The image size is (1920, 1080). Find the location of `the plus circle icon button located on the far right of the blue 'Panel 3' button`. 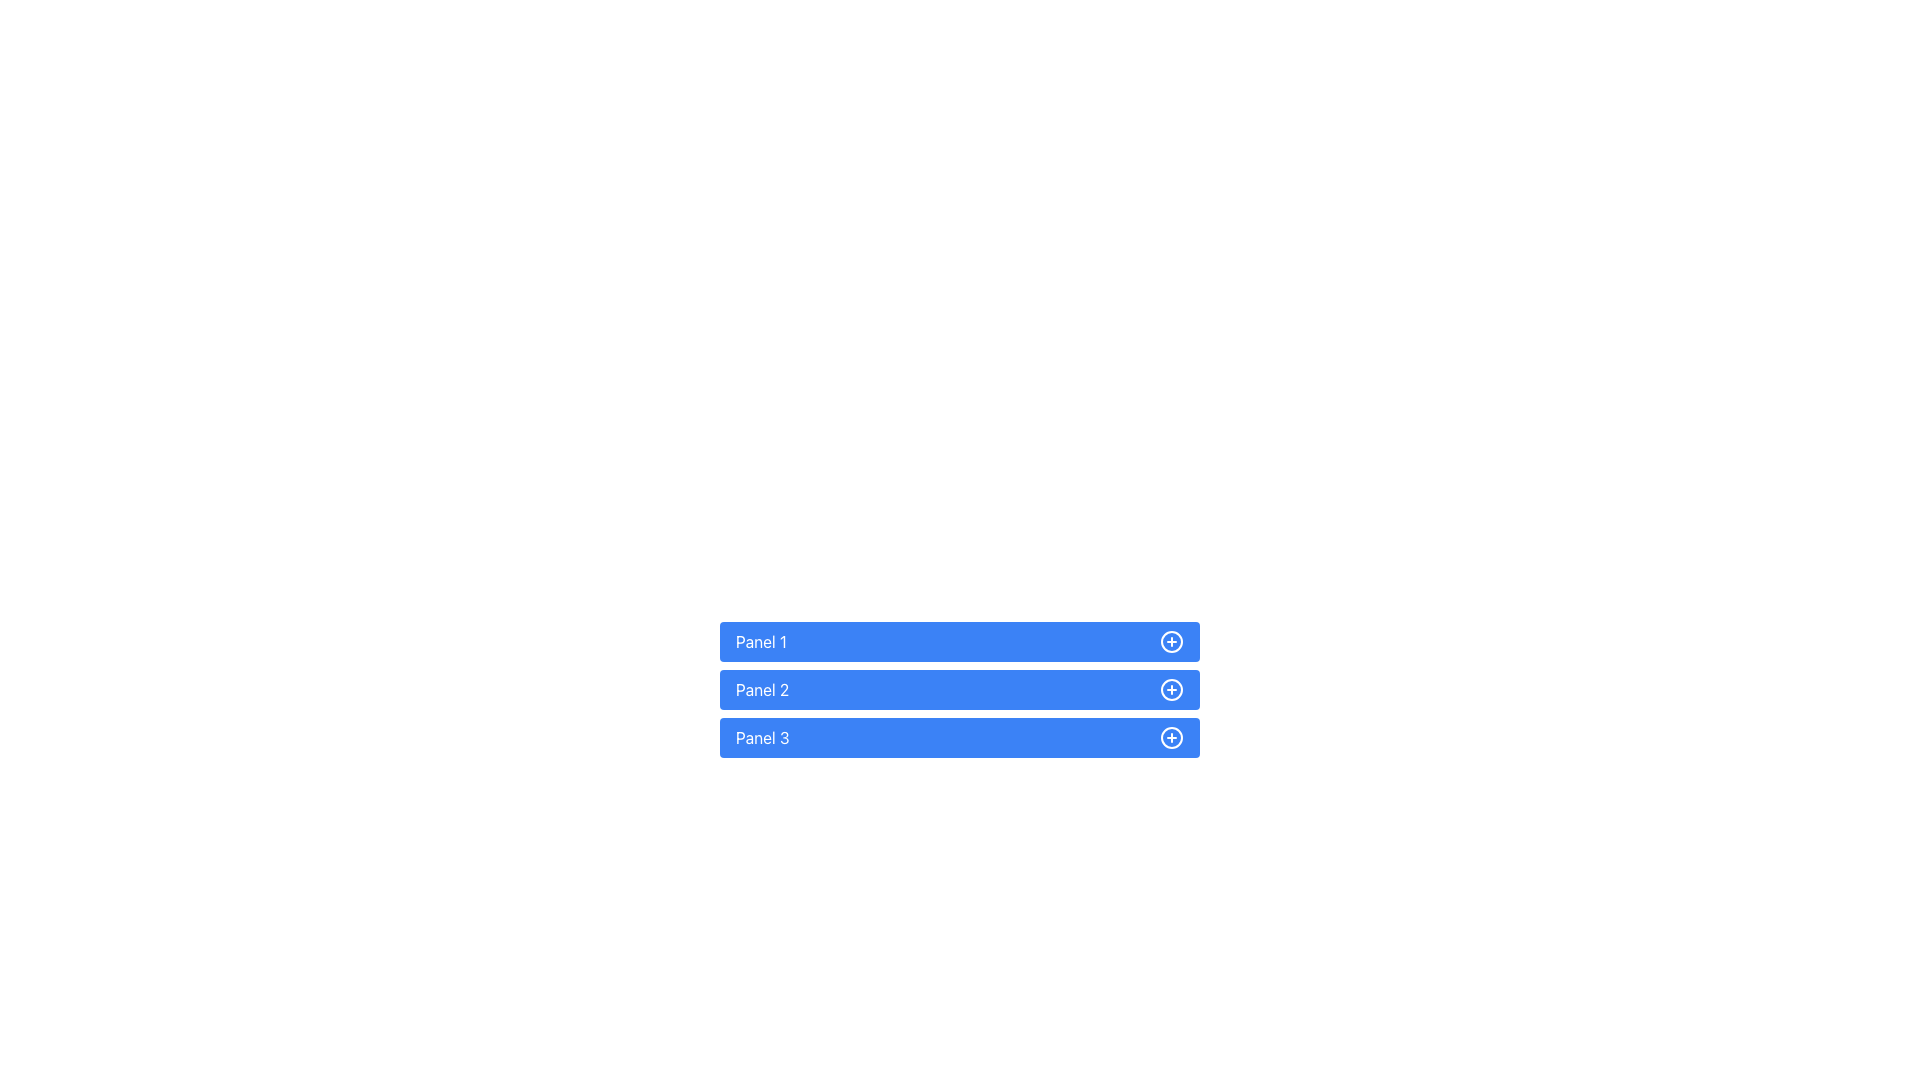

the plus circle icon button located on the far right of the blue 'Panel 3' button is located at coordinates (1171, 737).